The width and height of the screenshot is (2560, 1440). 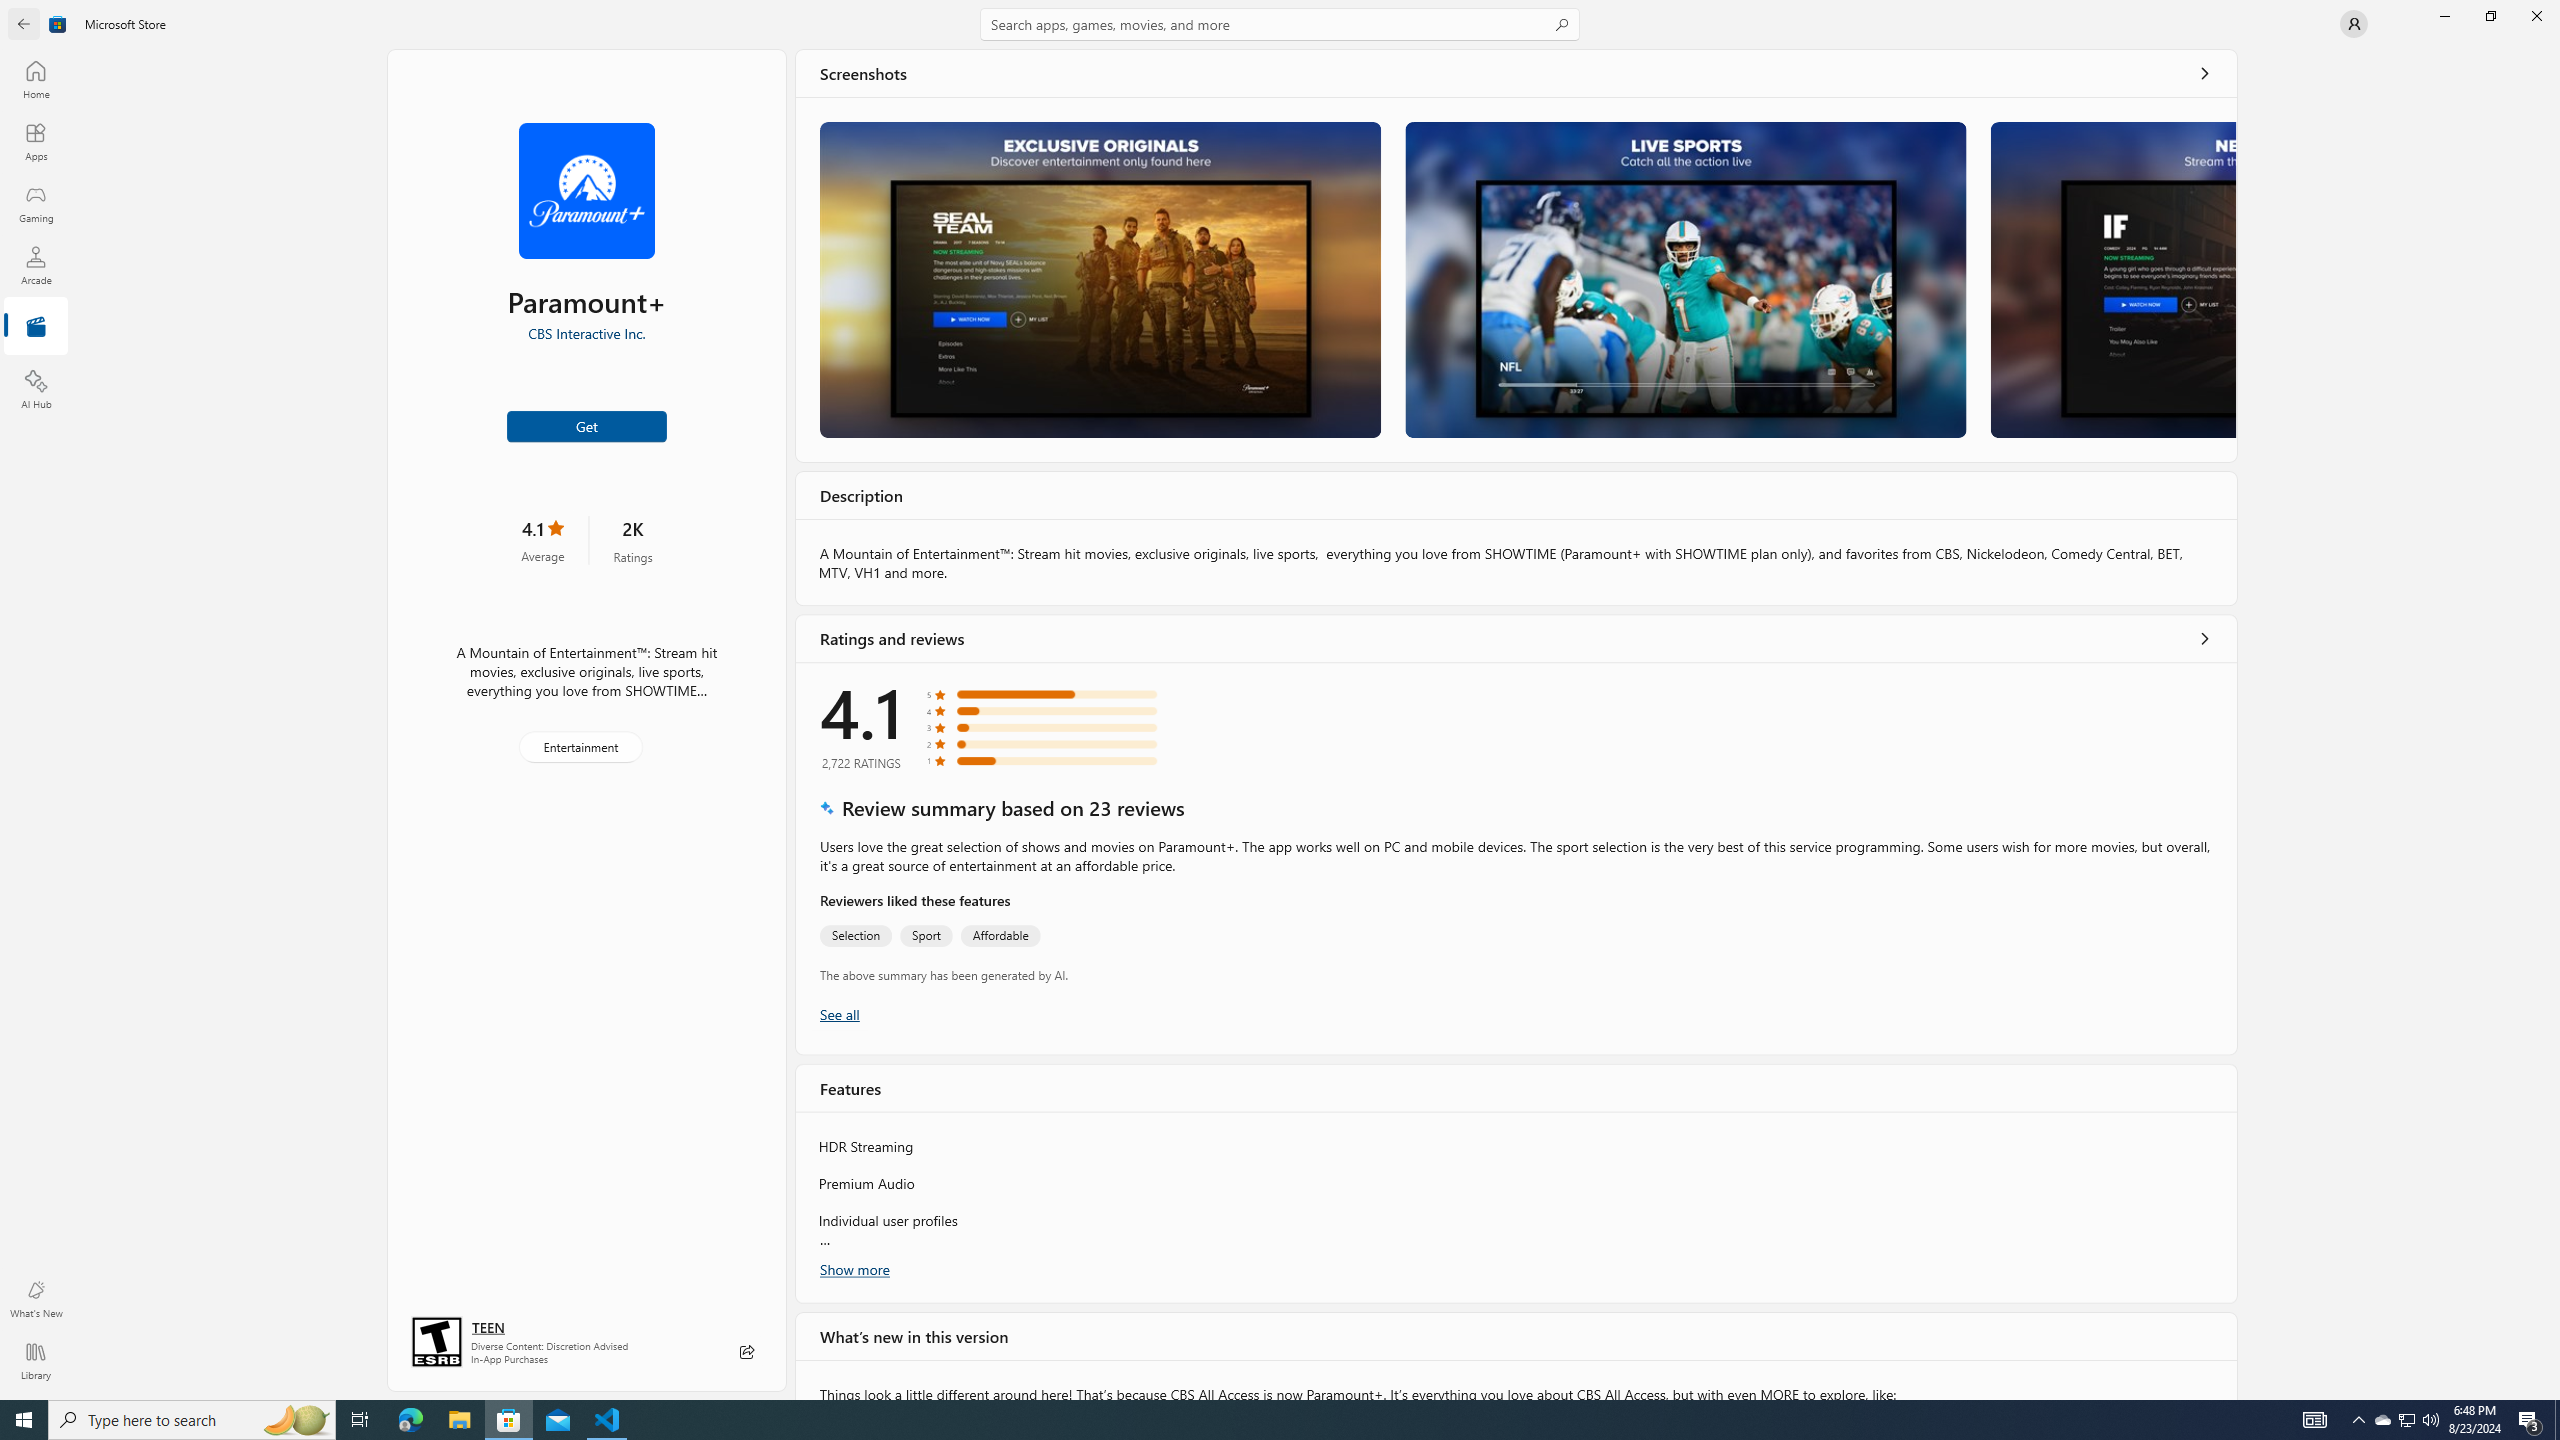 What do you see at coordinates (34, 1360) in the screenshot?
I see `'Library'` at bounding box center [34, 1360].